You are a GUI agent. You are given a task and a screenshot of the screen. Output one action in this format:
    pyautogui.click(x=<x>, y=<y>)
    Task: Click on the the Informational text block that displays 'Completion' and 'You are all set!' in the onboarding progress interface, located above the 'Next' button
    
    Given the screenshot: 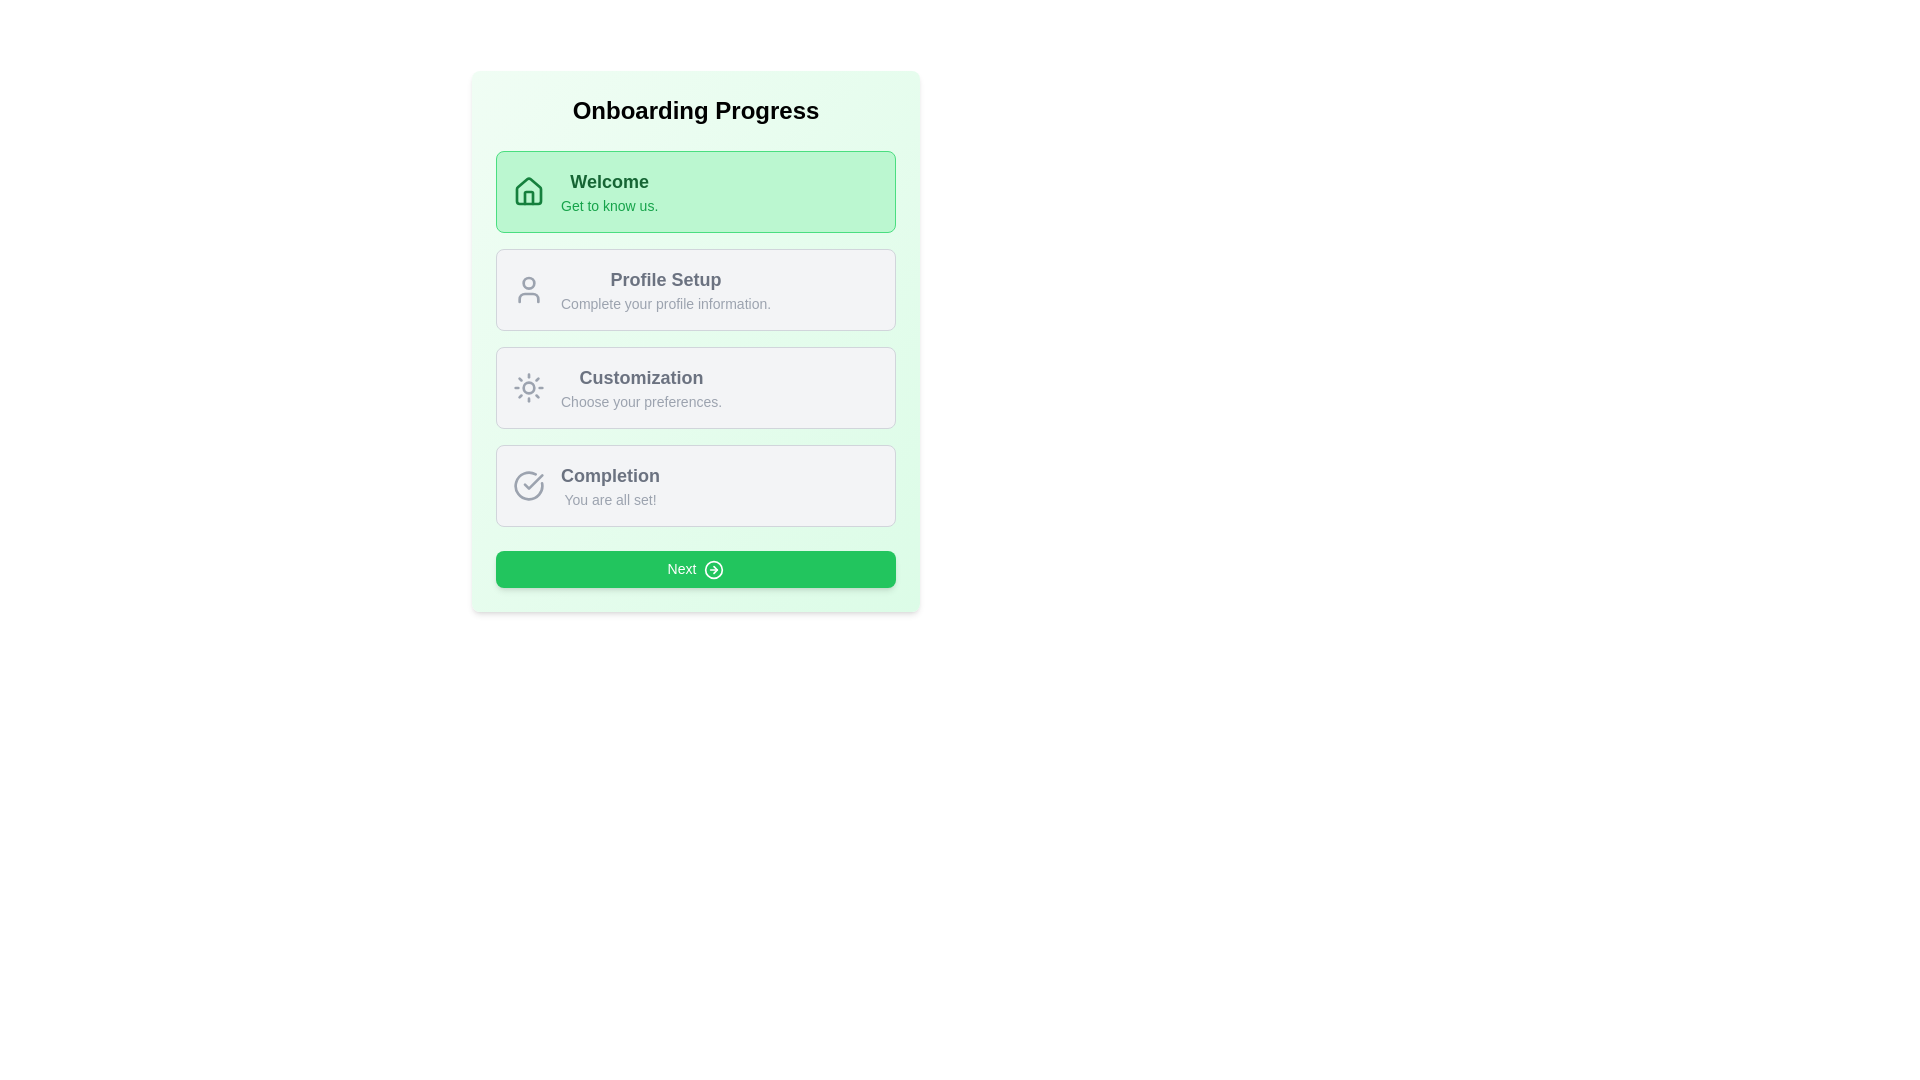 What is the action you would take?
    pyautogui.click(x=609, y=486)
    